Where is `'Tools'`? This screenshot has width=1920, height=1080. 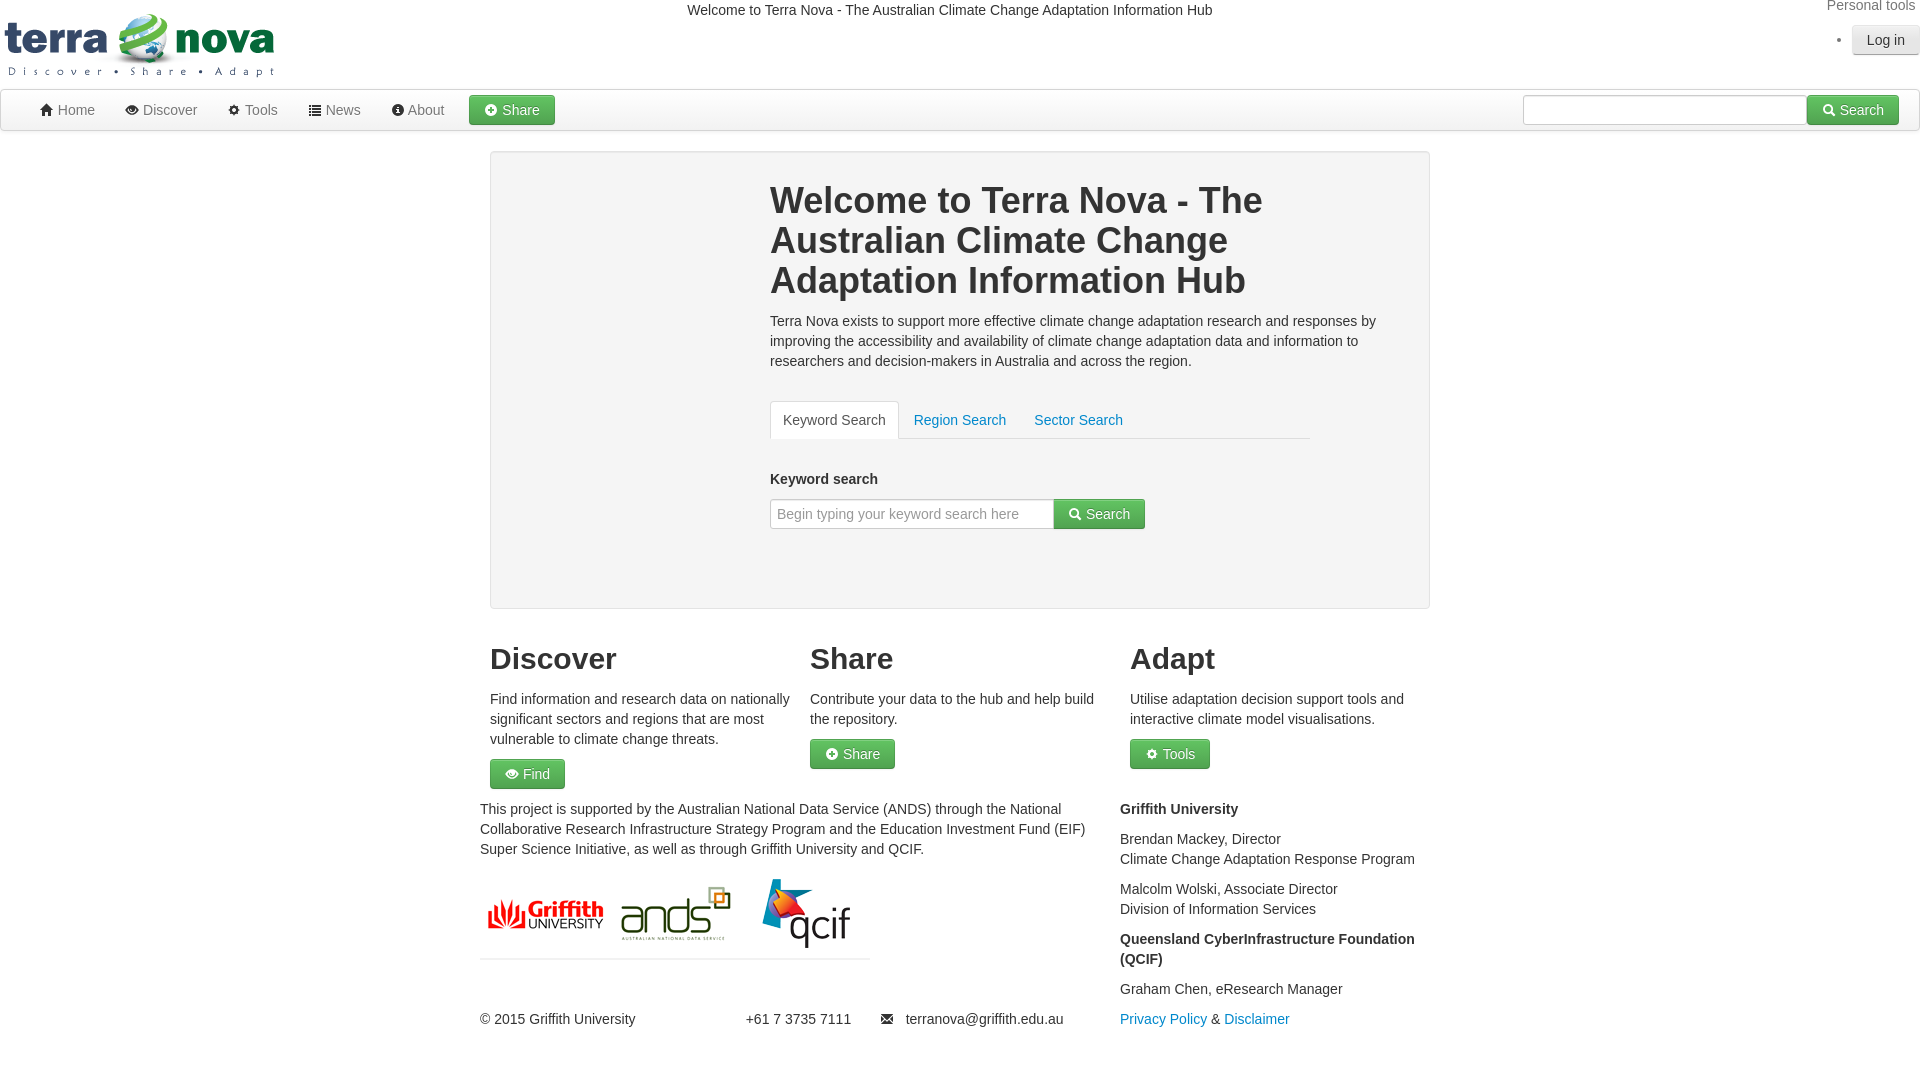 'Tools' is located at coordinates (1170, 753).